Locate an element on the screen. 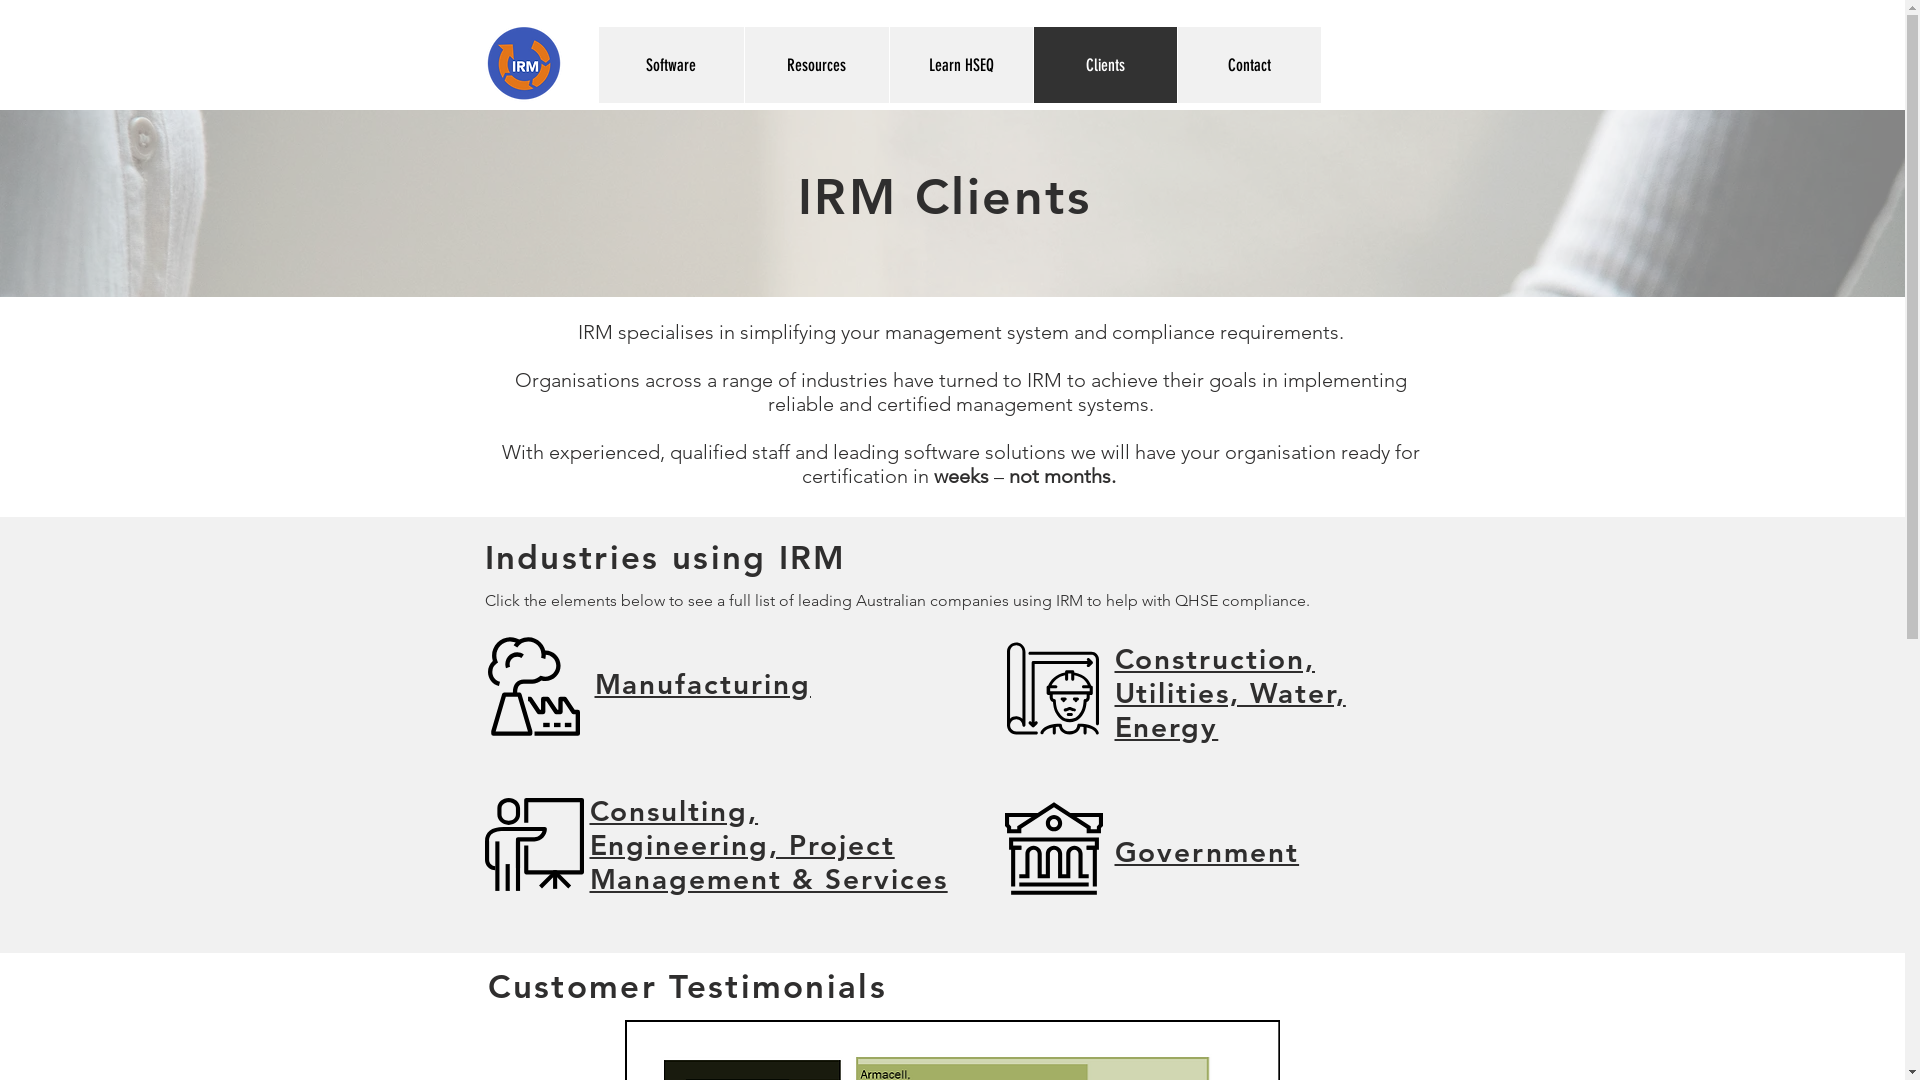 The image size is (1920, 1080). 'Government' is located at coordinates (1205, 852).